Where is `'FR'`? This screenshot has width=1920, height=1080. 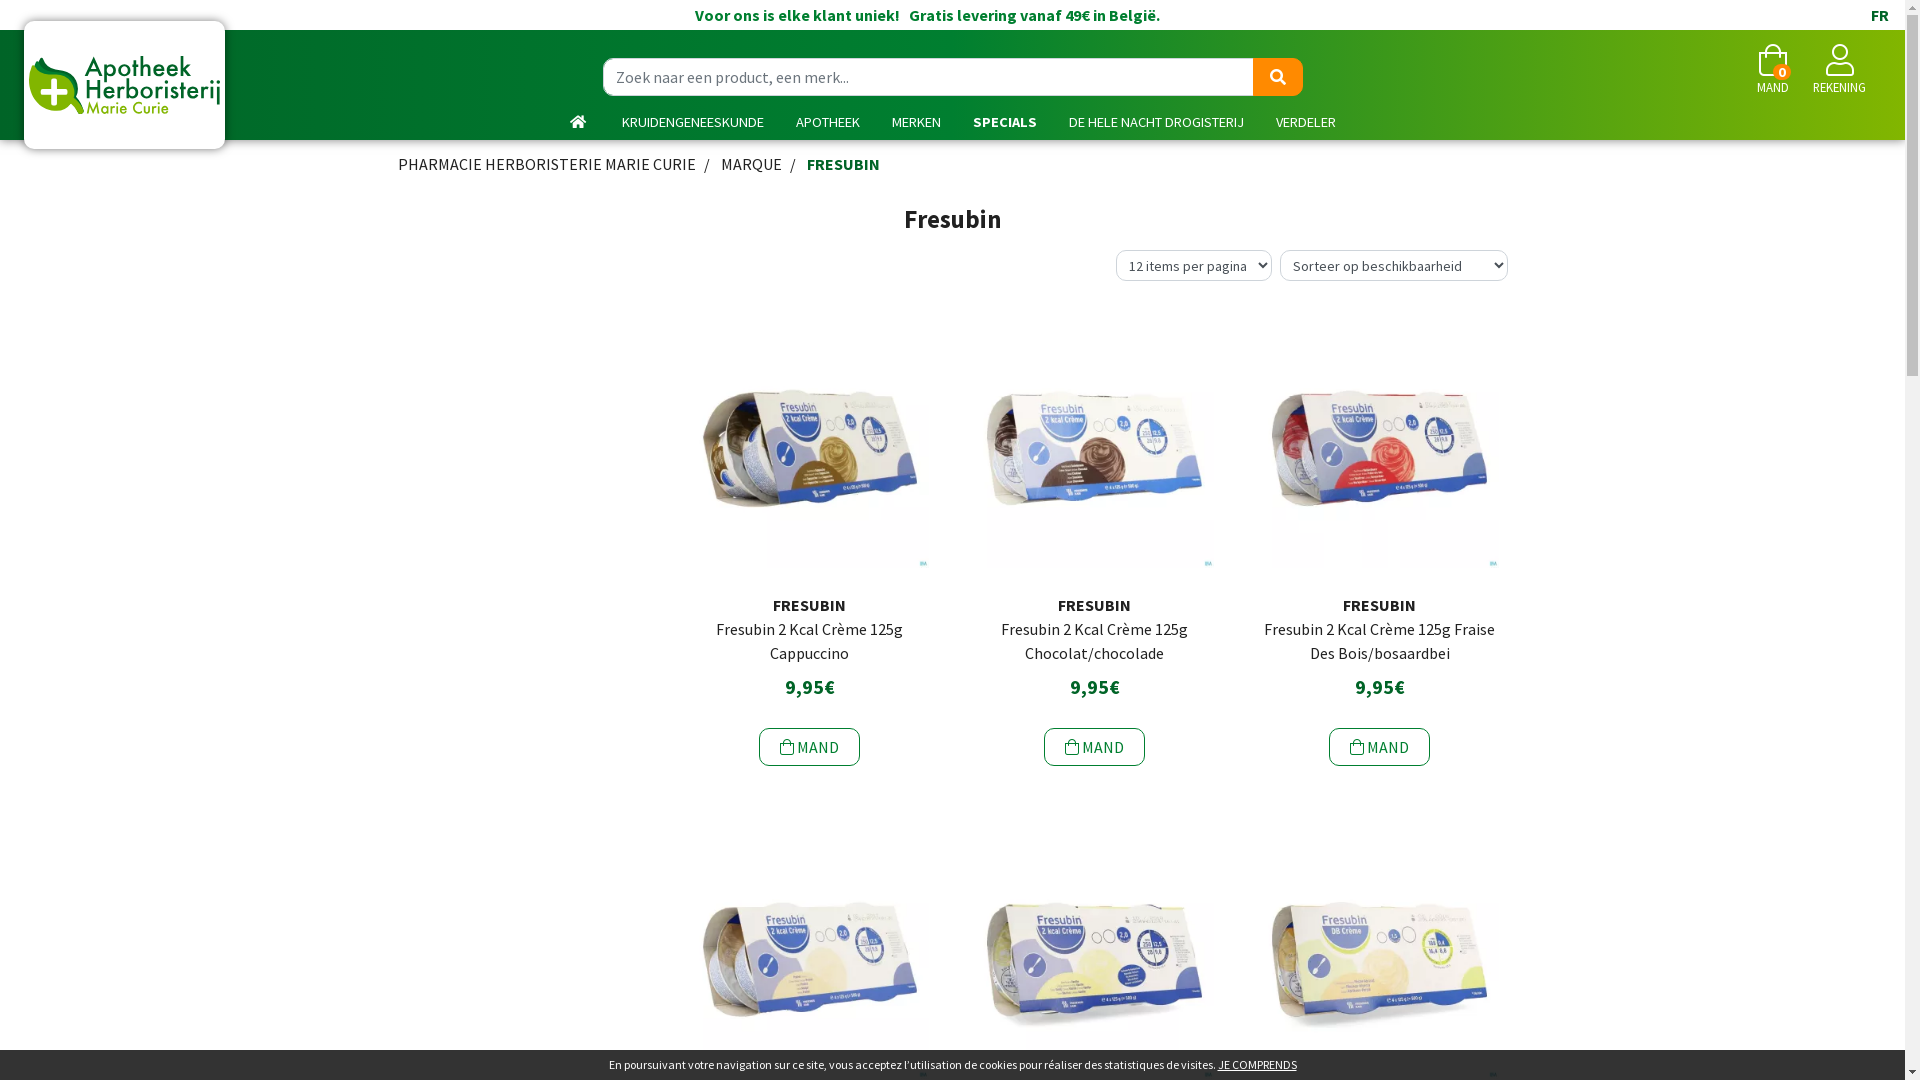 'FR' is located at coordinates (1879, 15).